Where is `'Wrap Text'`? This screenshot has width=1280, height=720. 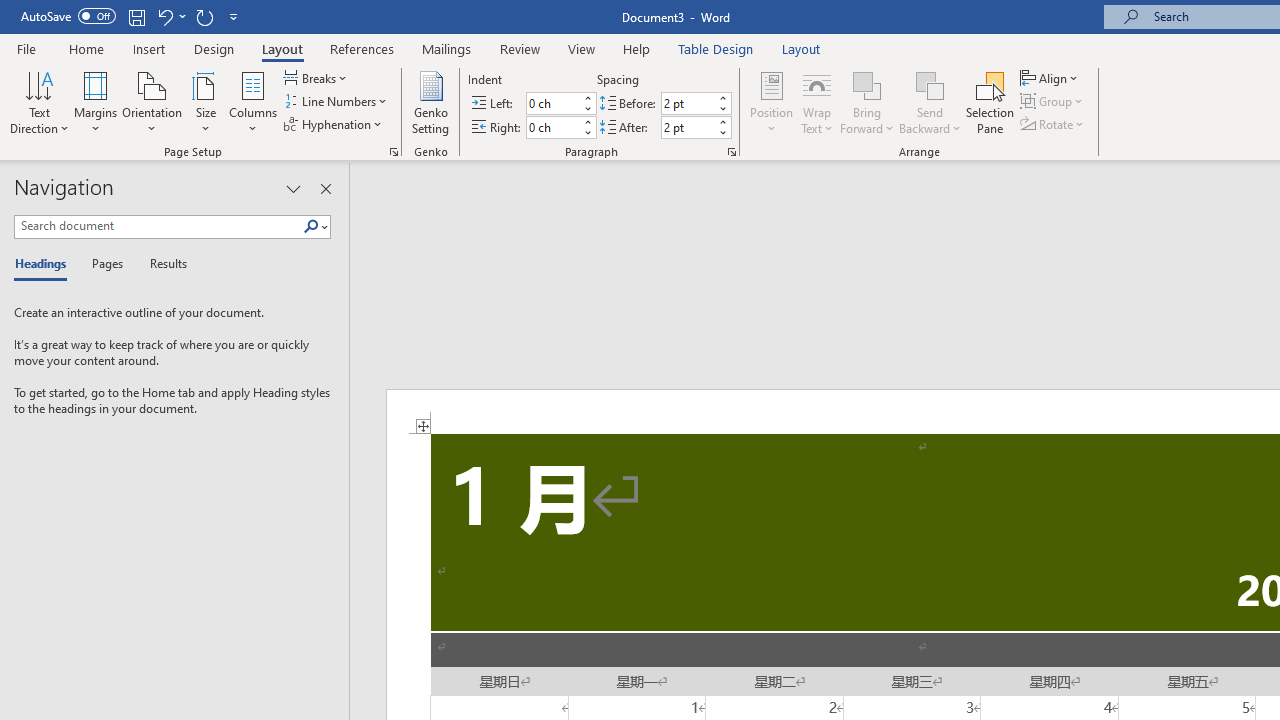 'Wrap Text' is located at coordinates (817, 103).